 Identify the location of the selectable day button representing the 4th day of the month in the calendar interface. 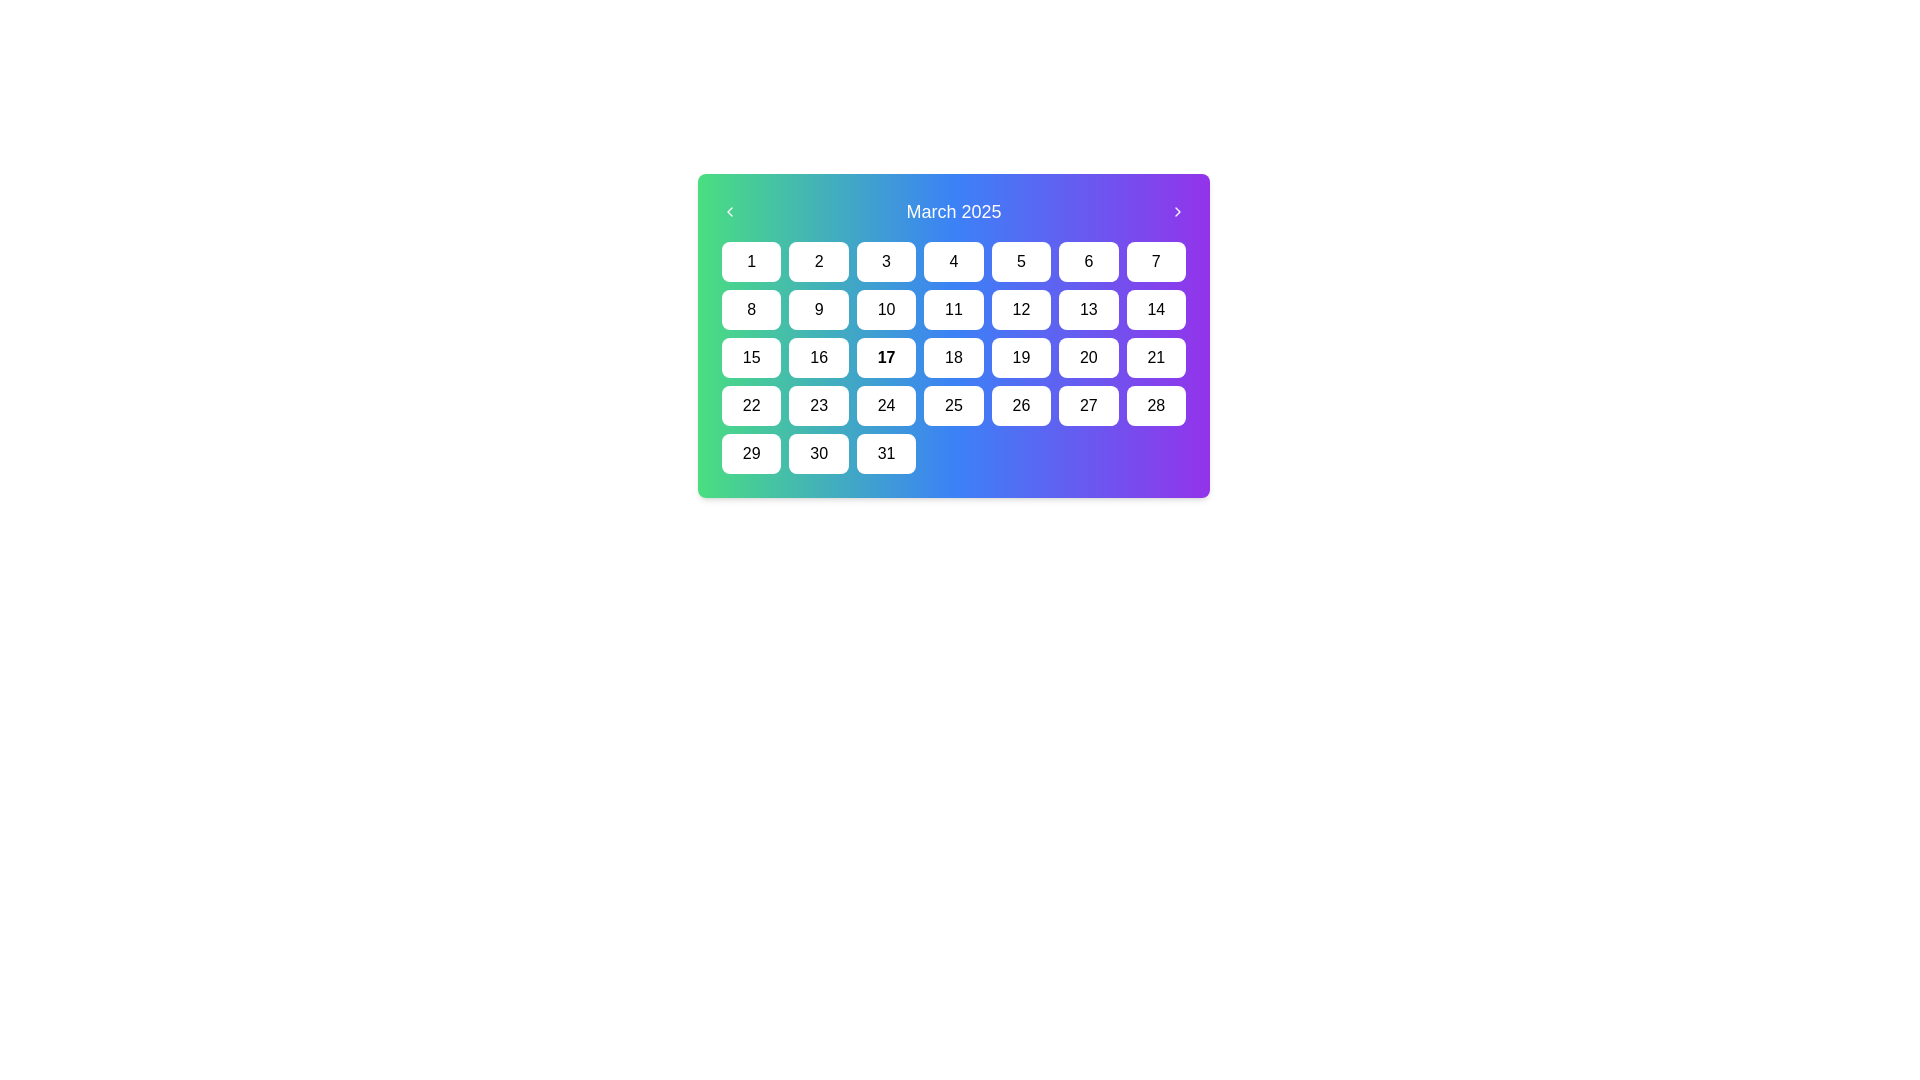
(953, 261).